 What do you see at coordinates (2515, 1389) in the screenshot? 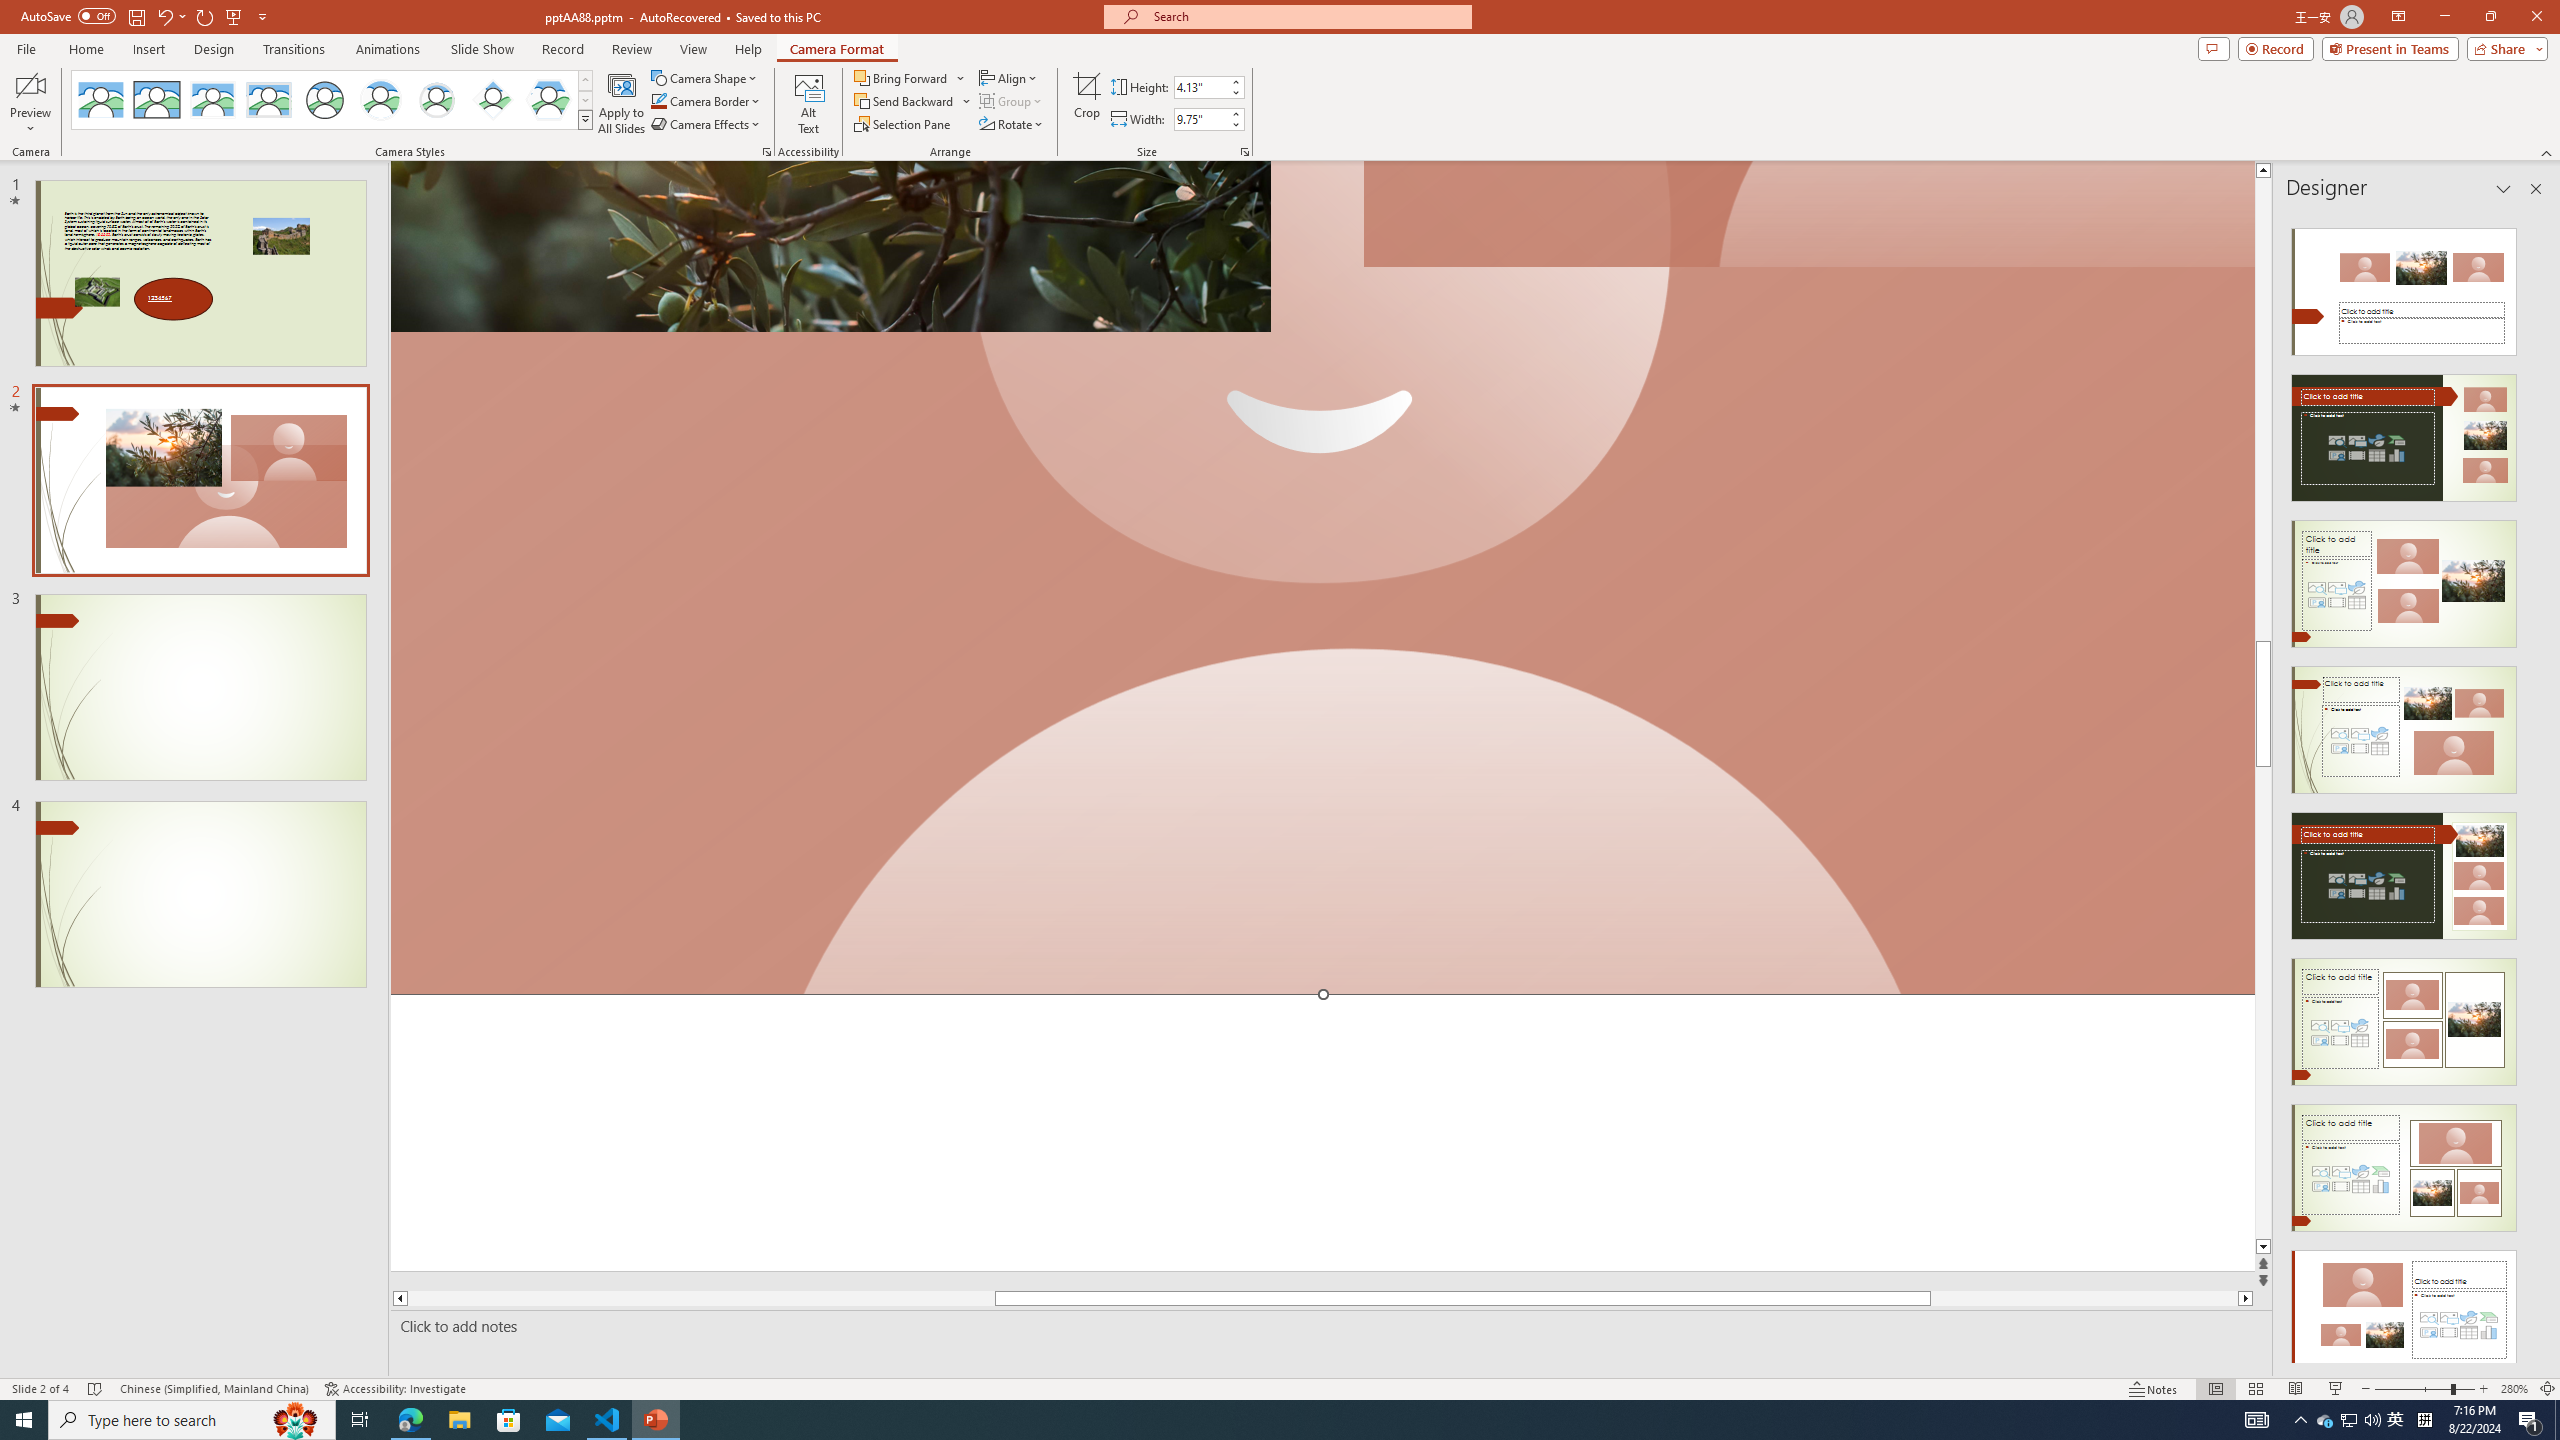
I see `'Zoom 280%'` at bounding box center [2515, 1389].